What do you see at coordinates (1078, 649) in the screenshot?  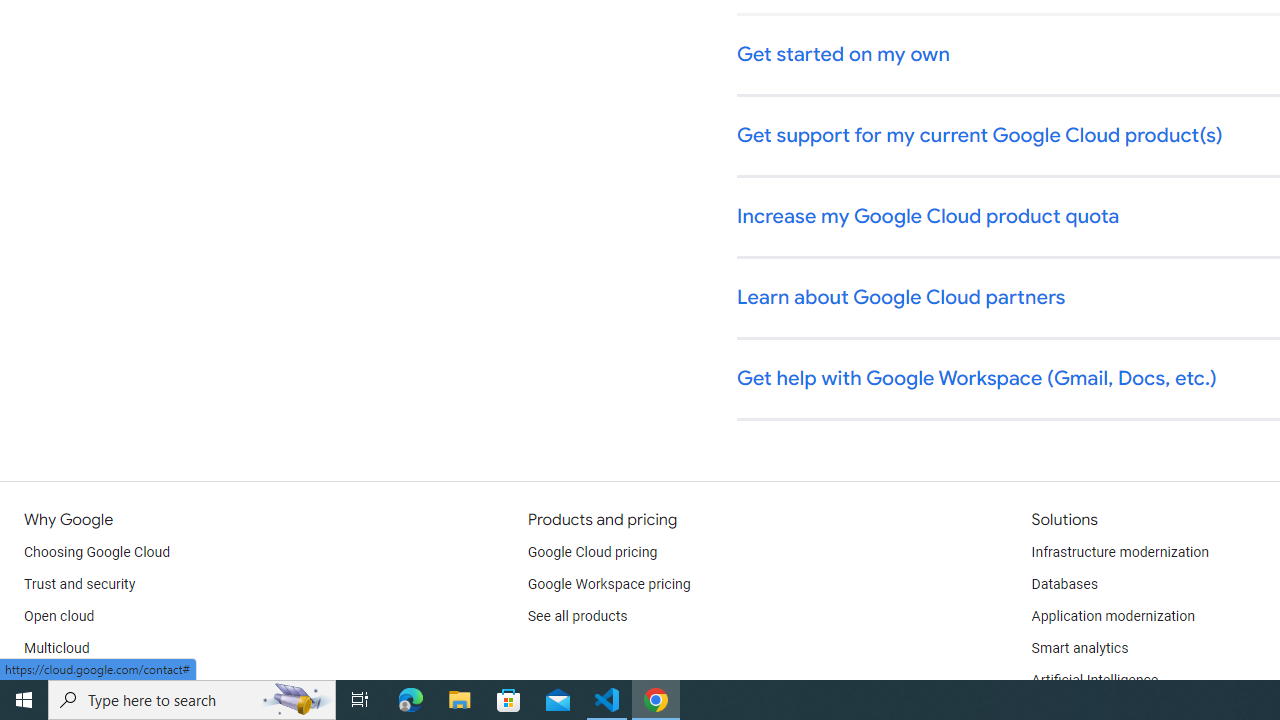 I see `'Smart analytics'` at bounding box center [1078, 649].